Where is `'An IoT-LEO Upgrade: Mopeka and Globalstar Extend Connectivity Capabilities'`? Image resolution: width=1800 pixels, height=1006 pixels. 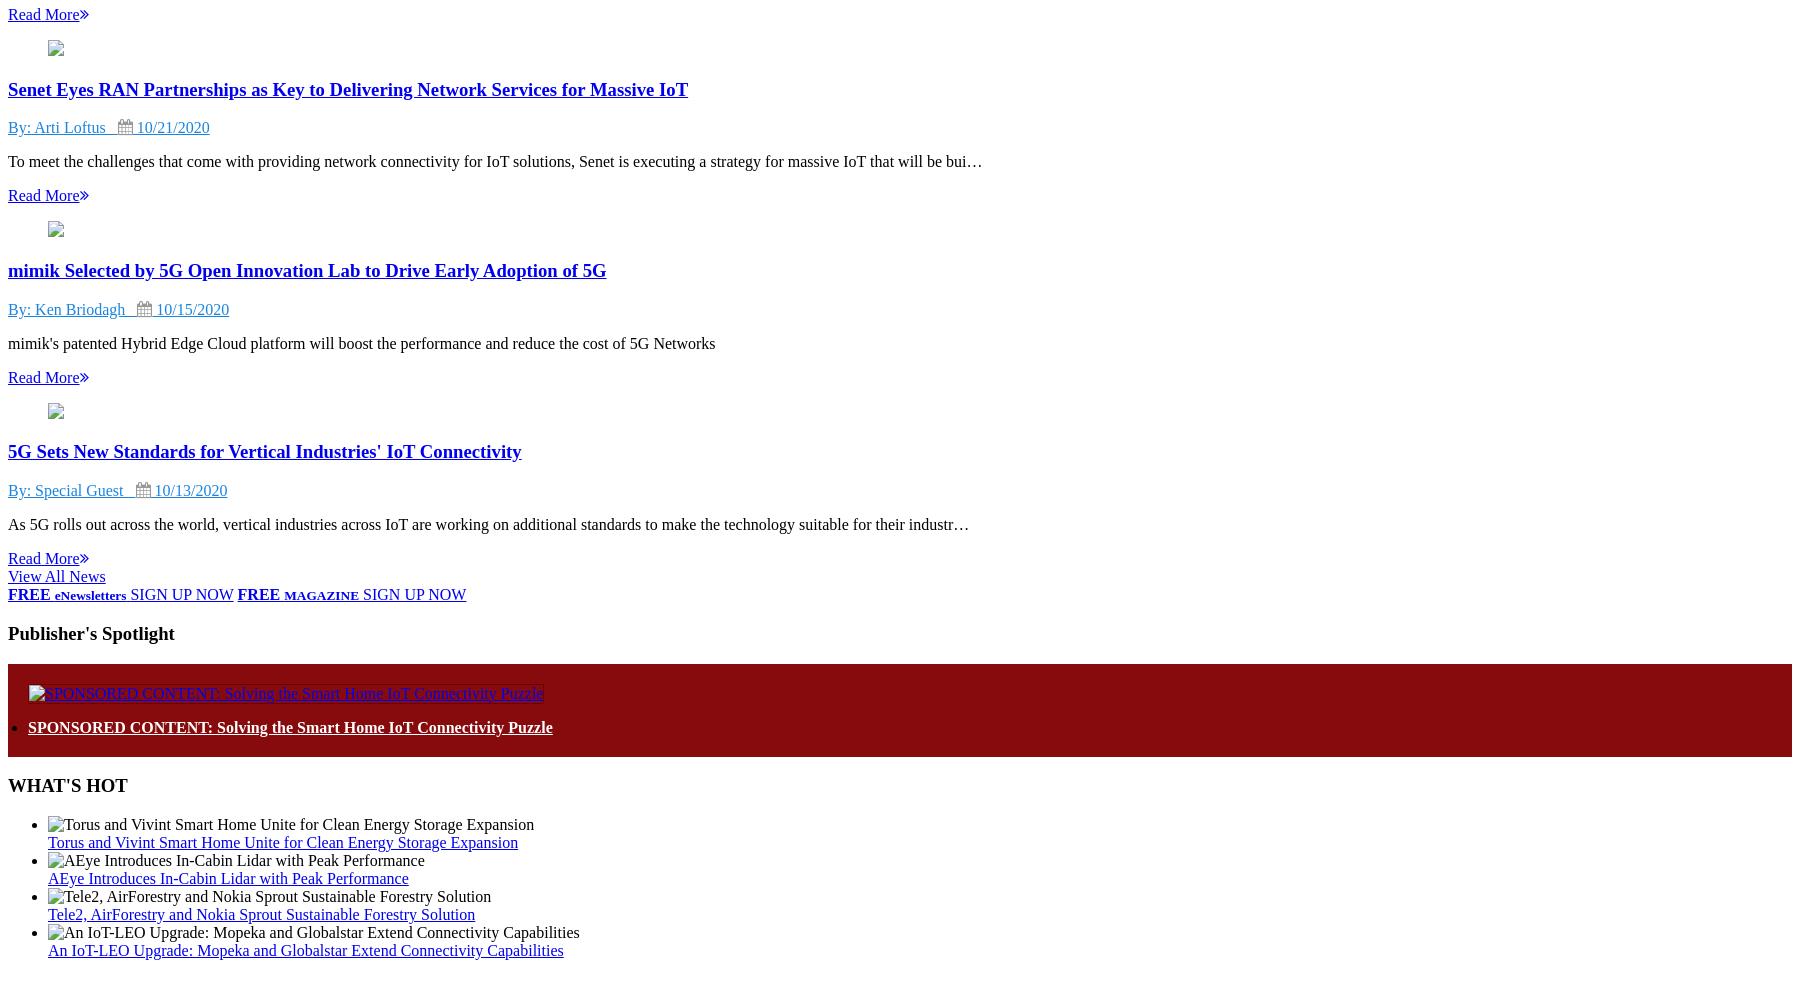
'An IoT-LEO Upgrade: Mopeka and Globalstar Extend Connectivity Capabilities' is located at coordinates (304, 949).